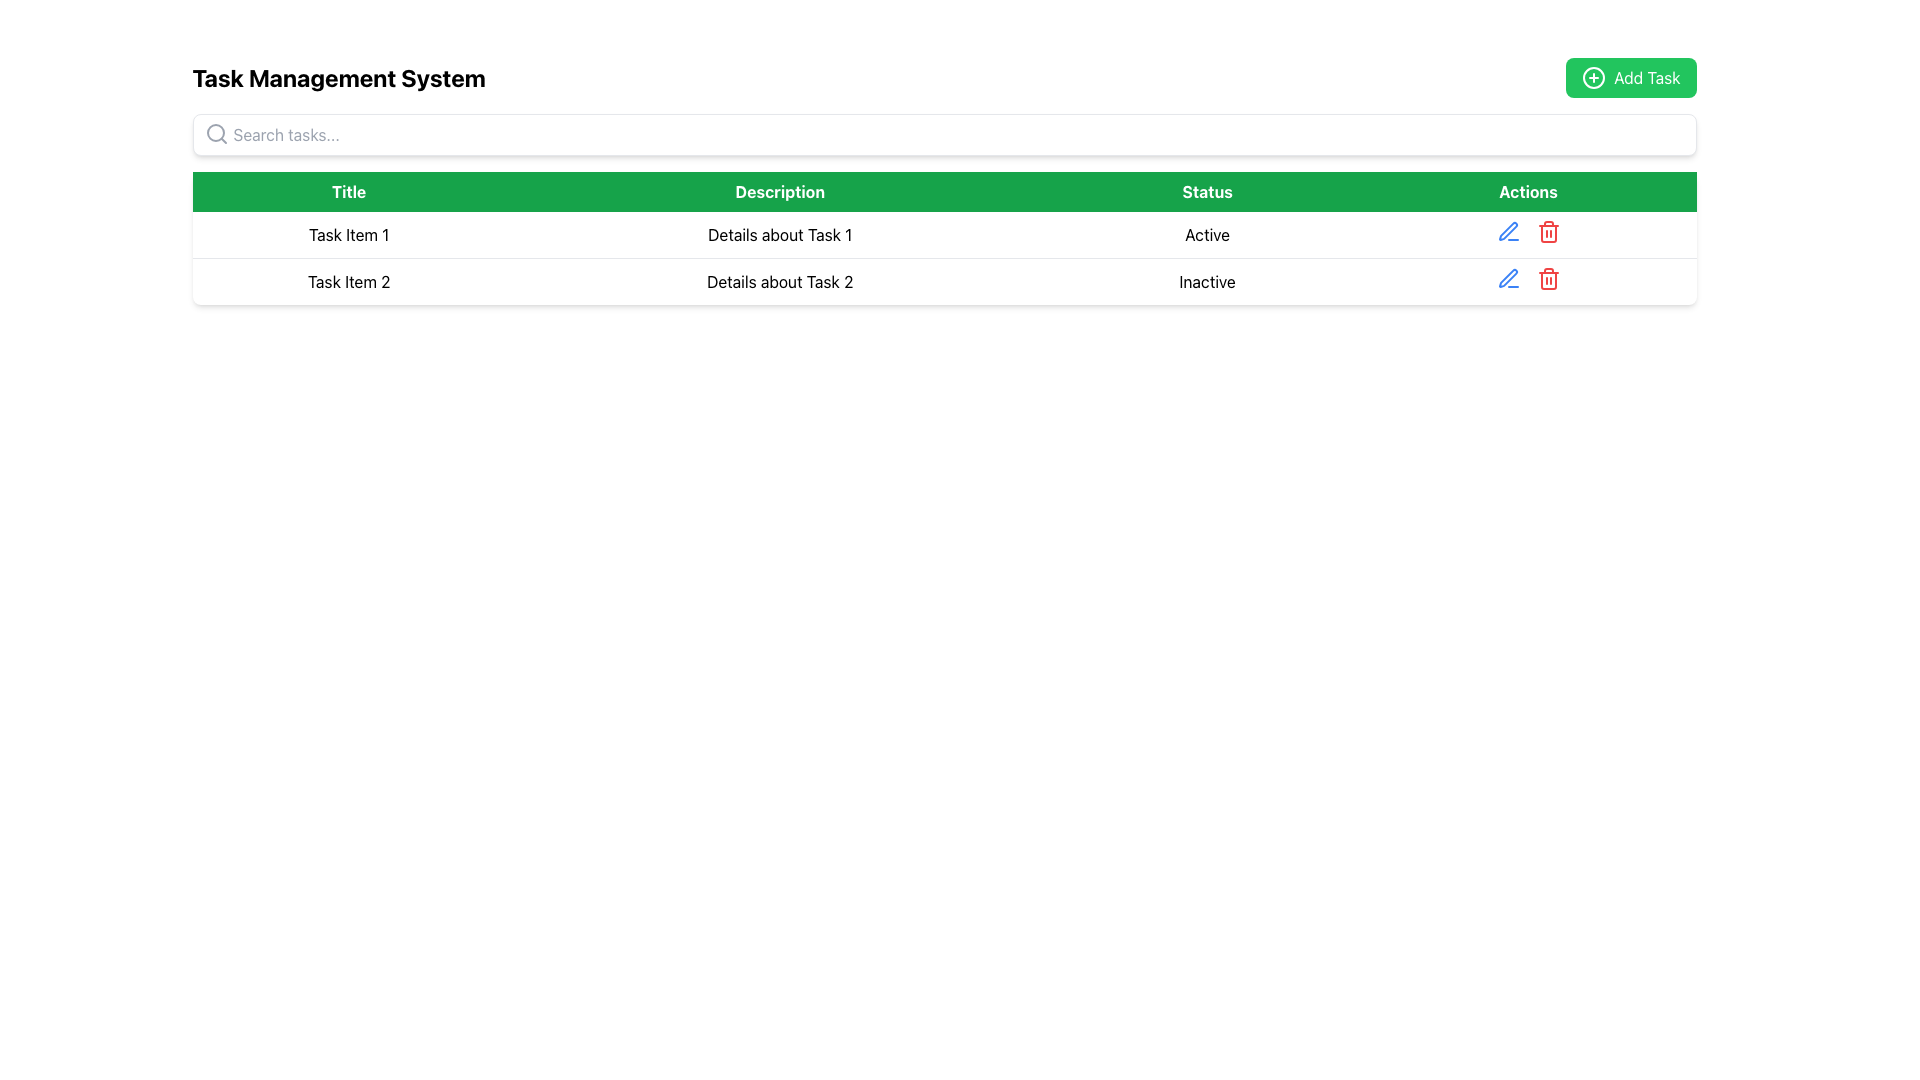 This screenshot has height=1080, width=1920. What do you see at coordinates (779, 192) in the screenshot?
I see `the text label containing the word 'Description', which is styled in white text on a green background and is located in the second column of a table header` at bounding box center [779, 192].